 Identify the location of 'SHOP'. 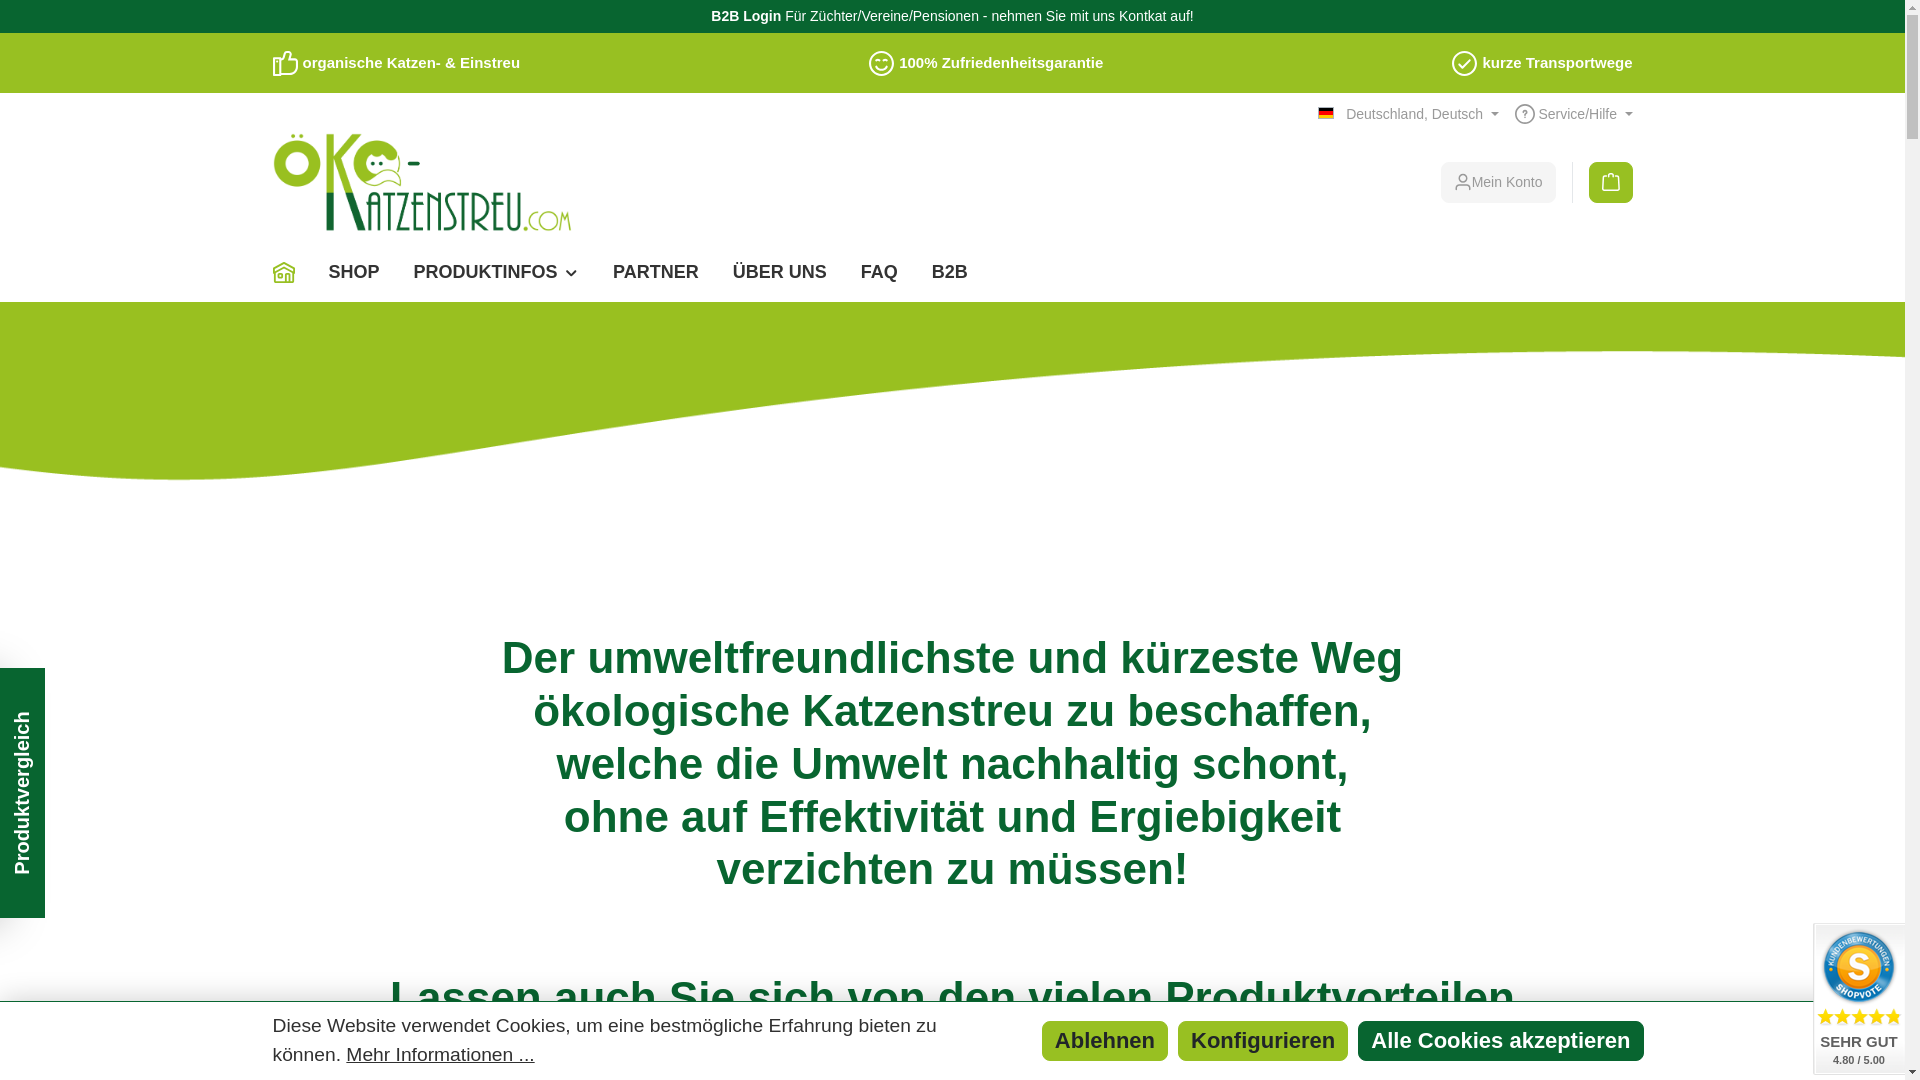
(354, 272).